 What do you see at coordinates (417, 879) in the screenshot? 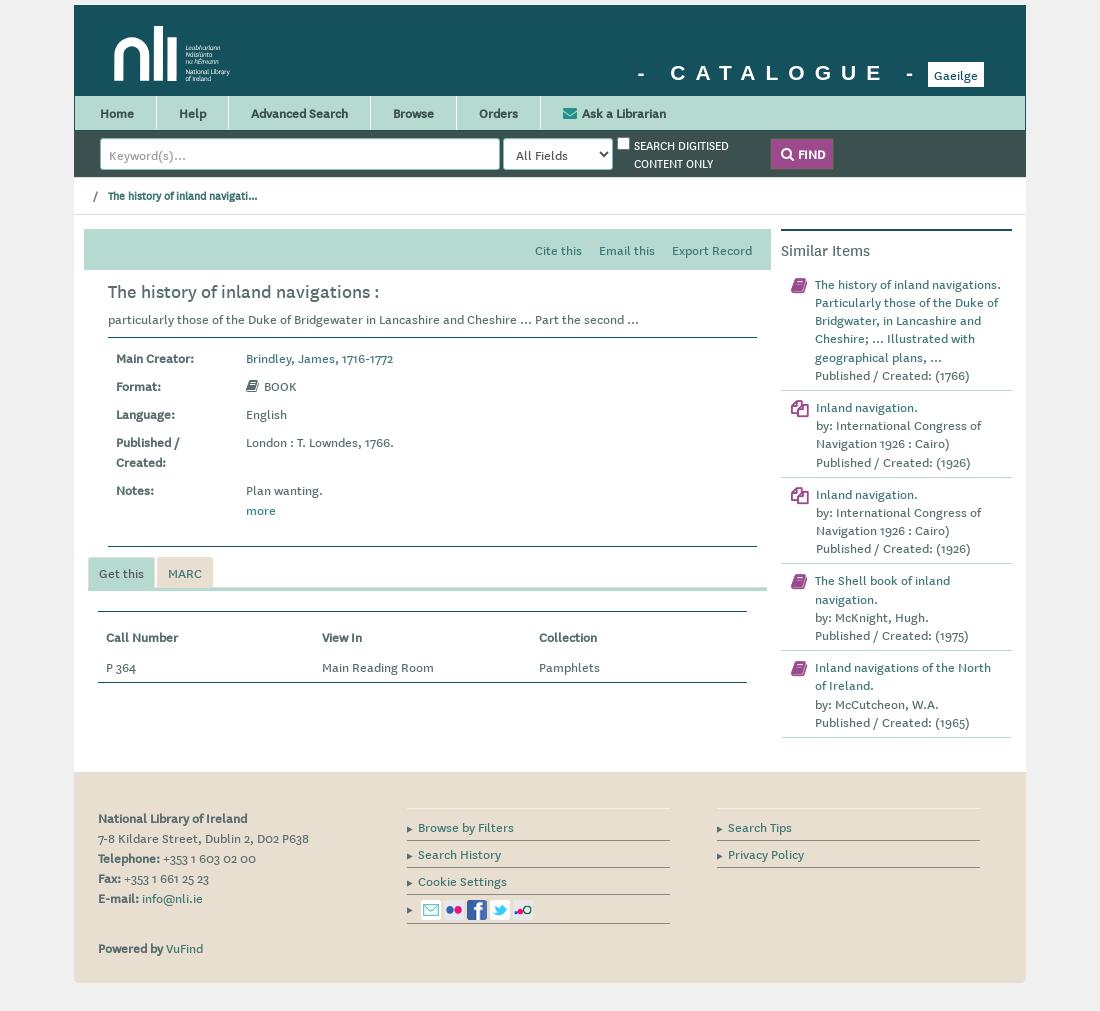
I see `'Cookie Settings'` at bounding box center [417, 879].